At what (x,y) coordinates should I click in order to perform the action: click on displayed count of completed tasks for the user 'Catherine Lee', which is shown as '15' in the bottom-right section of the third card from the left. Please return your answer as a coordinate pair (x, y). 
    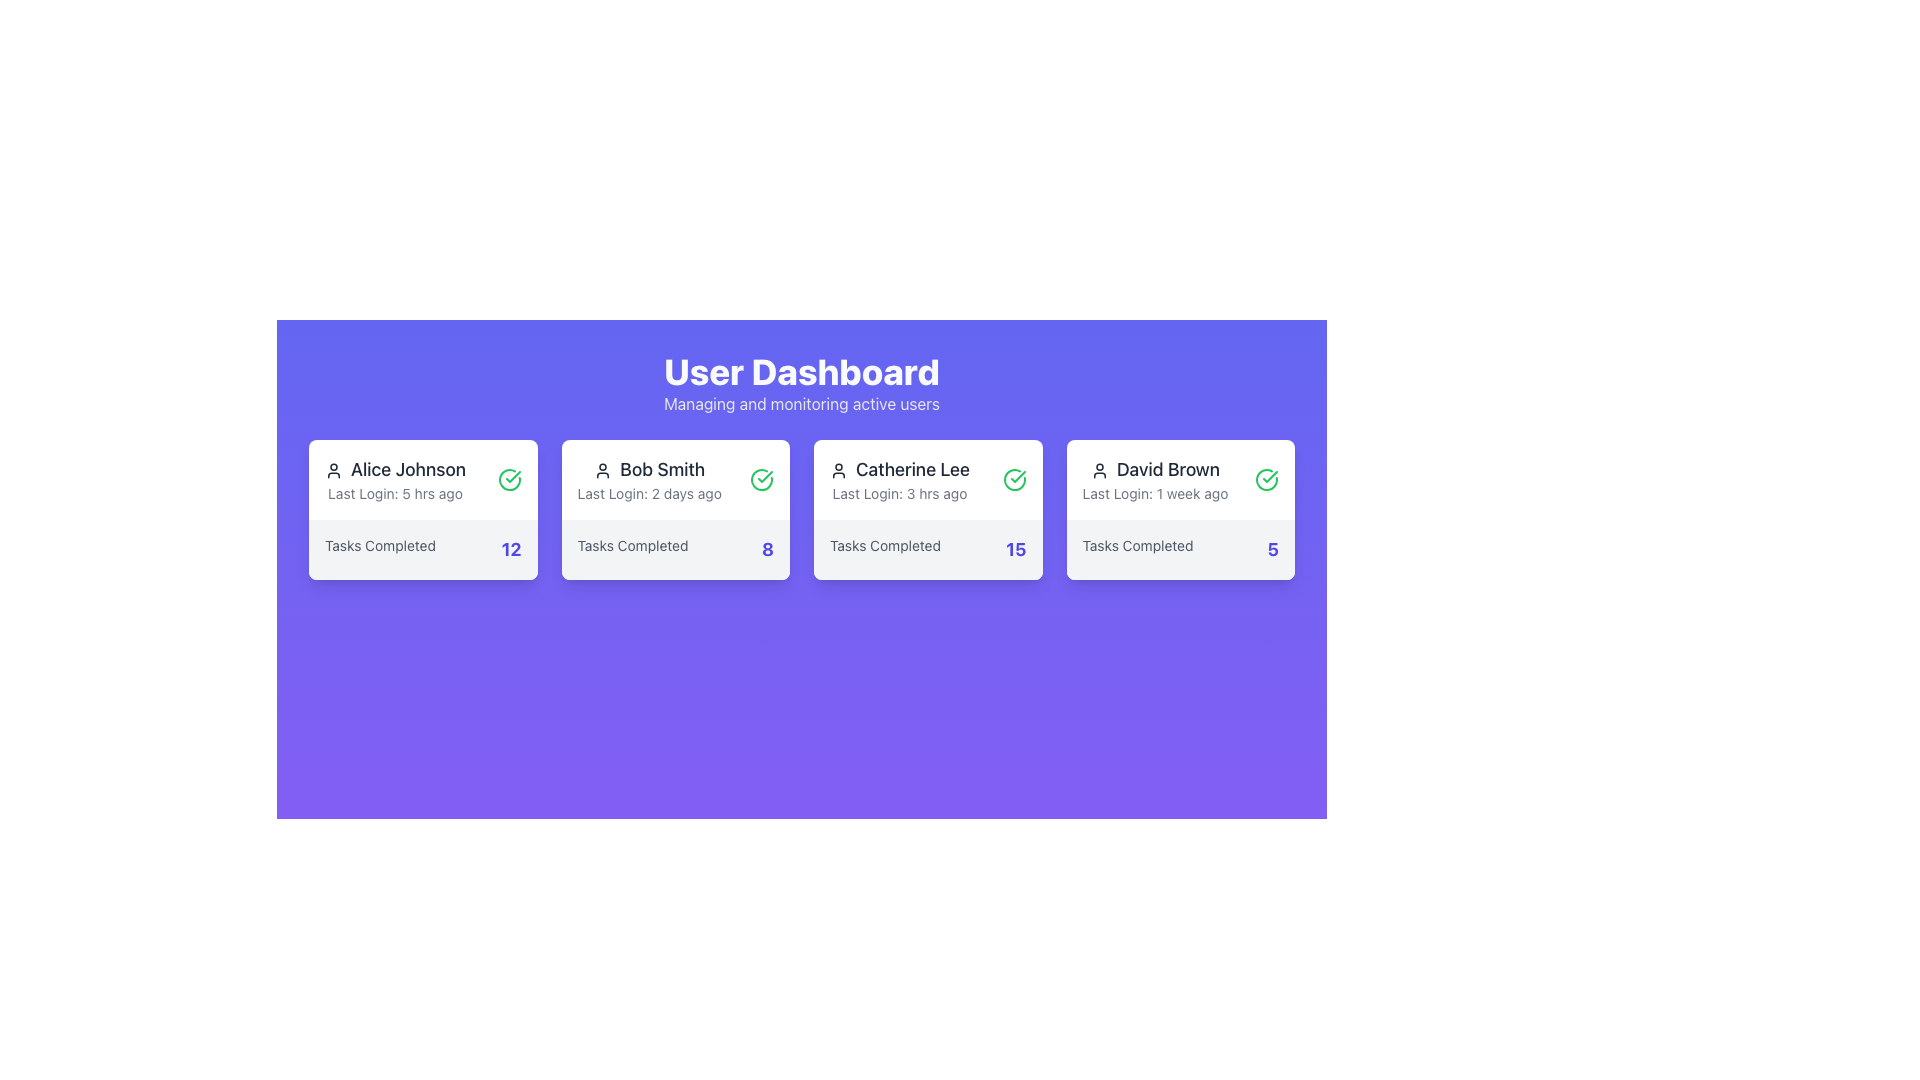
    Looking at the image, I should click on (1016, 550).